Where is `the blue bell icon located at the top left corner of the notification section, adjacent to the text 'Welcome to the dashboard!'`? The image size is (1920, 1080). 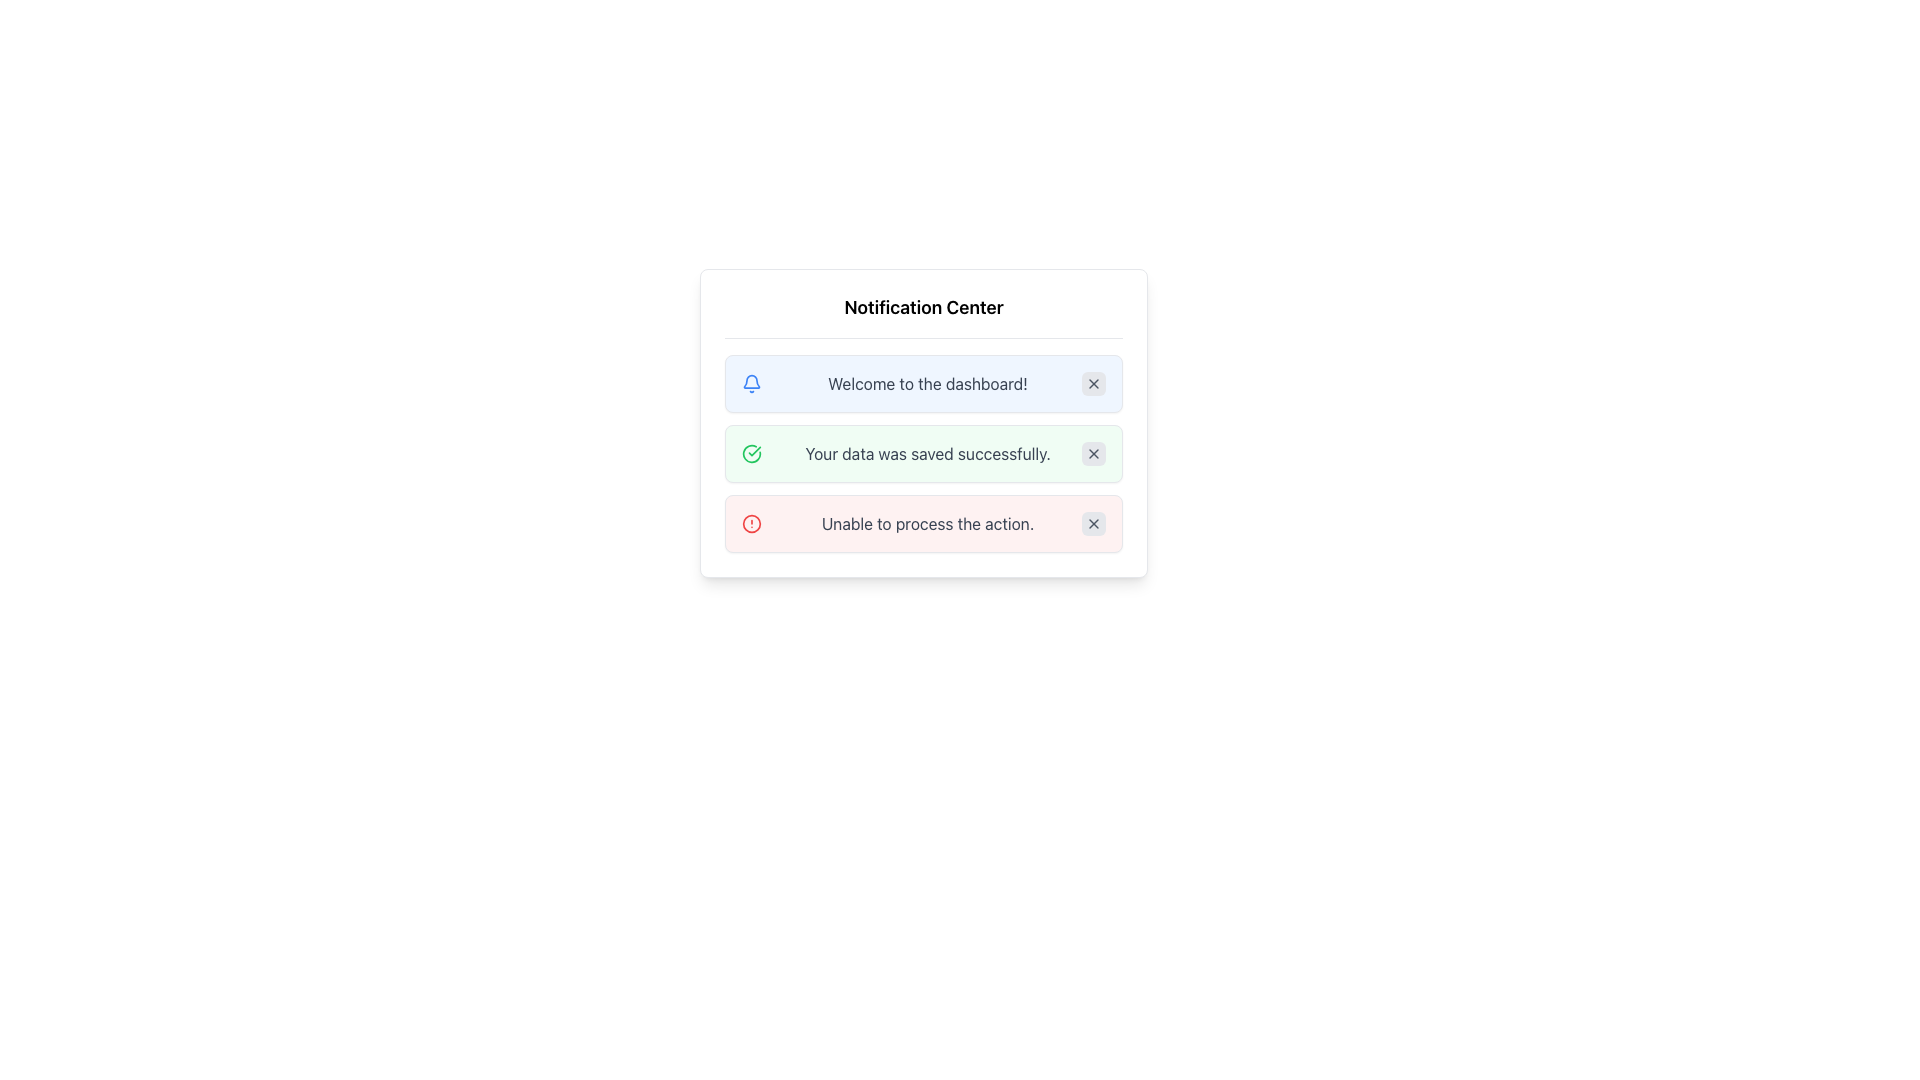
the blue bell icon located at the top left corner of the notification section, adjacent to the text 'Welcome to the dashboard!' is located at coordinates (751, 384).